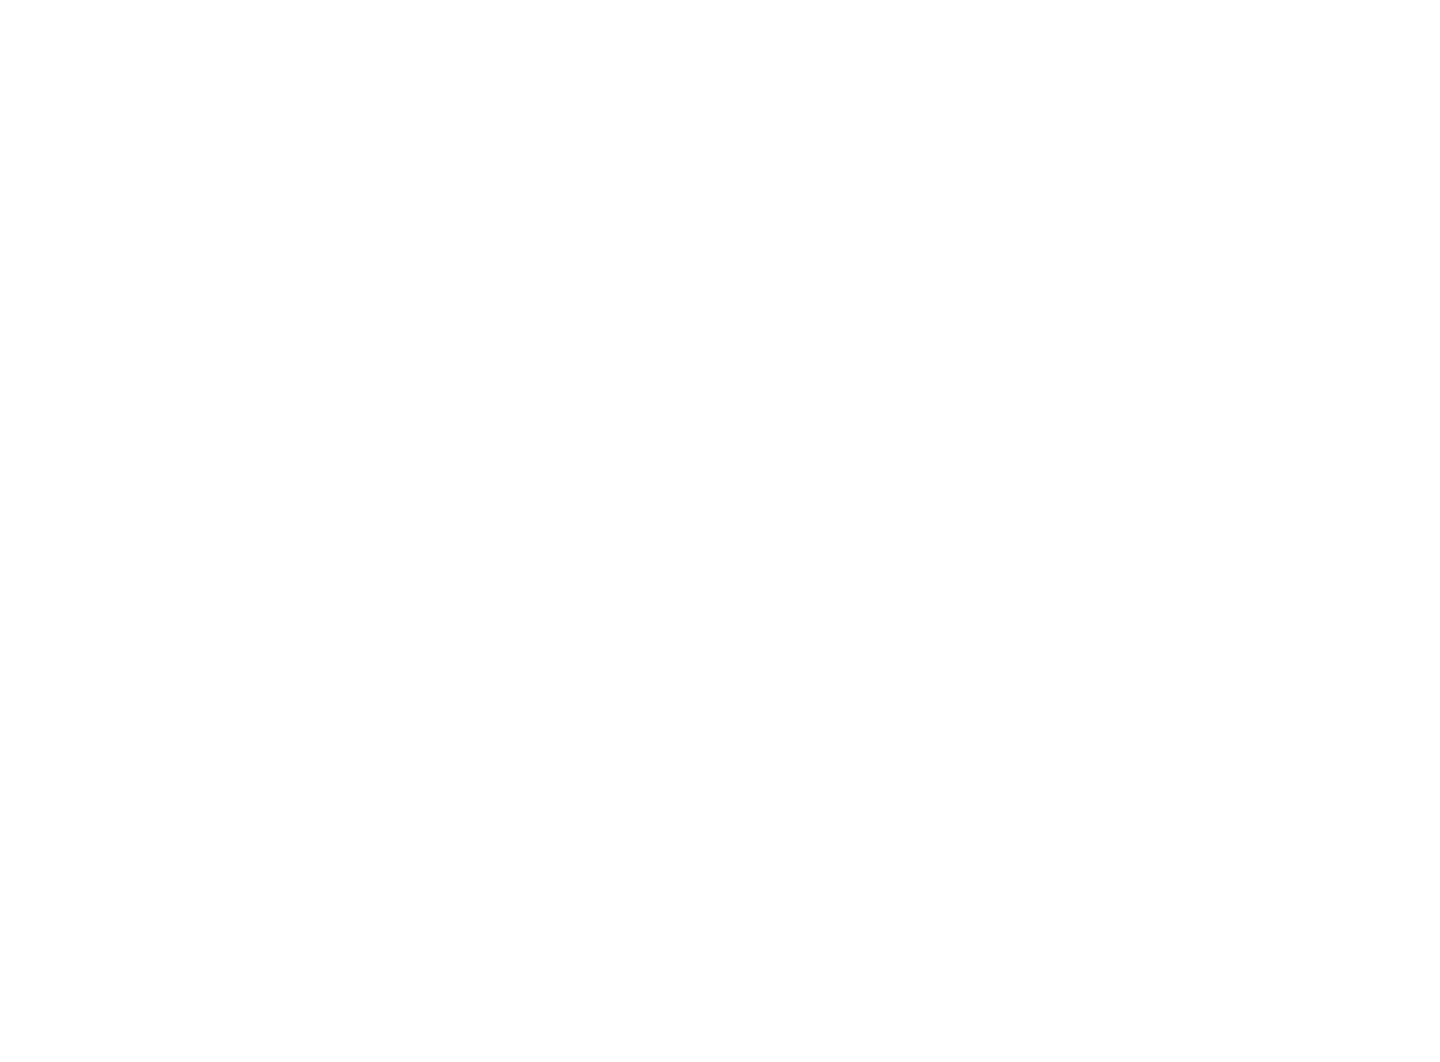  I want to click on 'Booth was selected to be the 2019 Student Preacher by a committee convened by Duke Chapel.', so click(715, 775).